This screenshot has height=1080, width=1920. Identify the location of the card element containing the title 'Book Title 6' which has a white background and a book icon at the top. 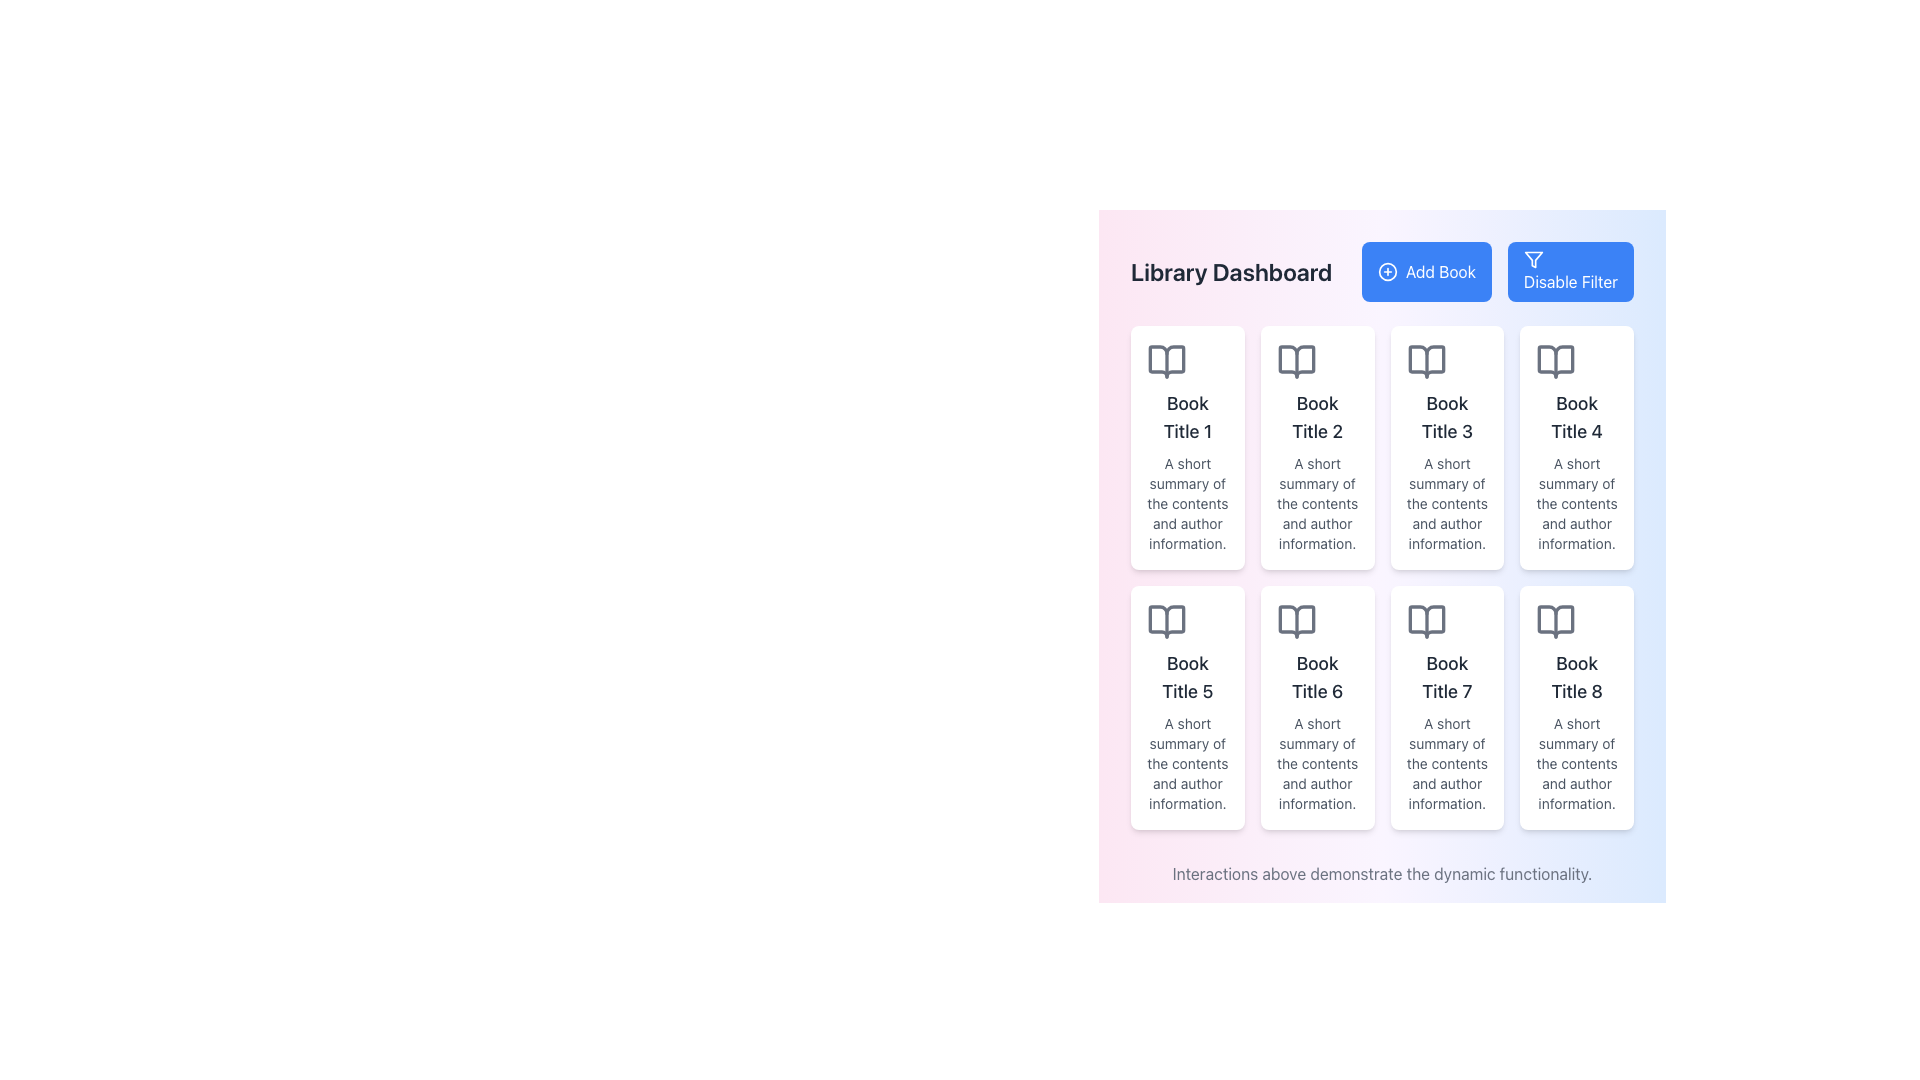
(1317, 707).